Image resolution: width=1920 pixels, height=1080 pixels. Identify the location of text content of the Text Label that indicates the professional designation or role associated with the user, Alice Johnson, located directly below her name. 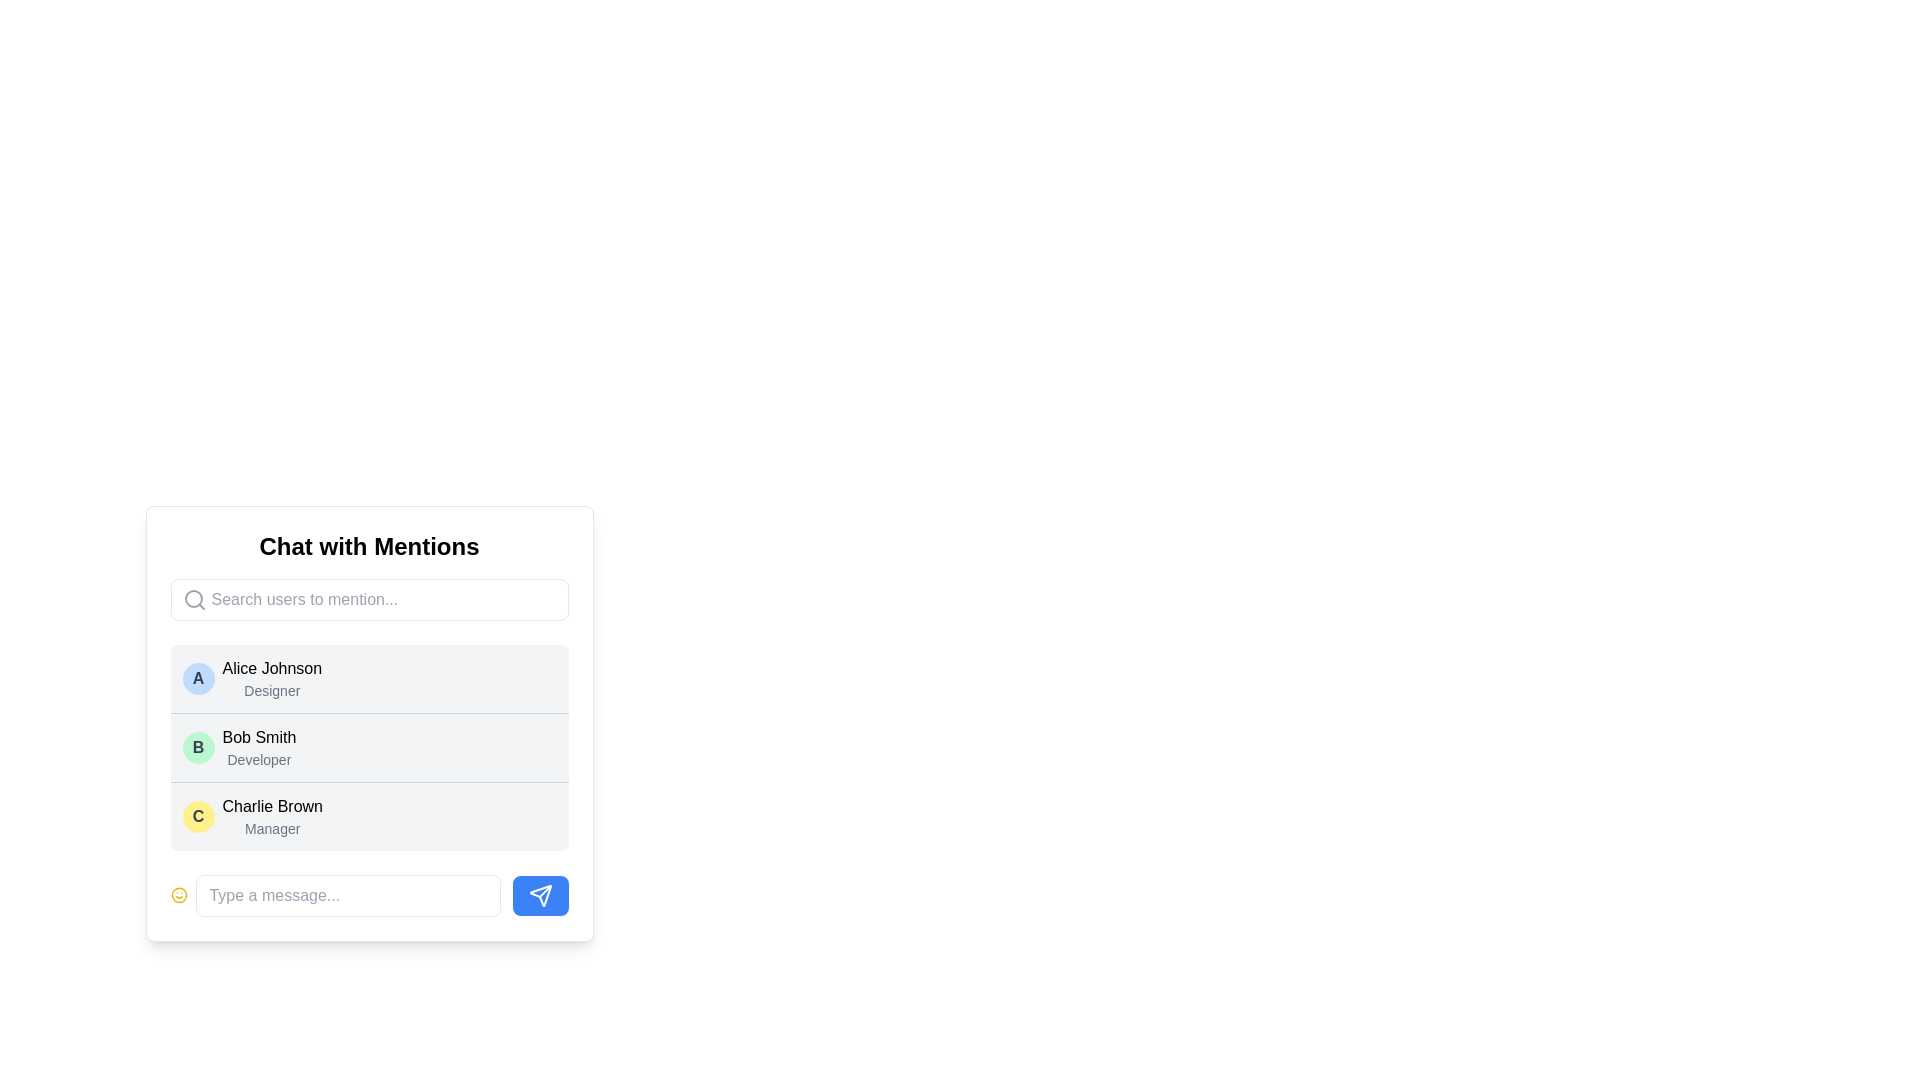
(271, 689).